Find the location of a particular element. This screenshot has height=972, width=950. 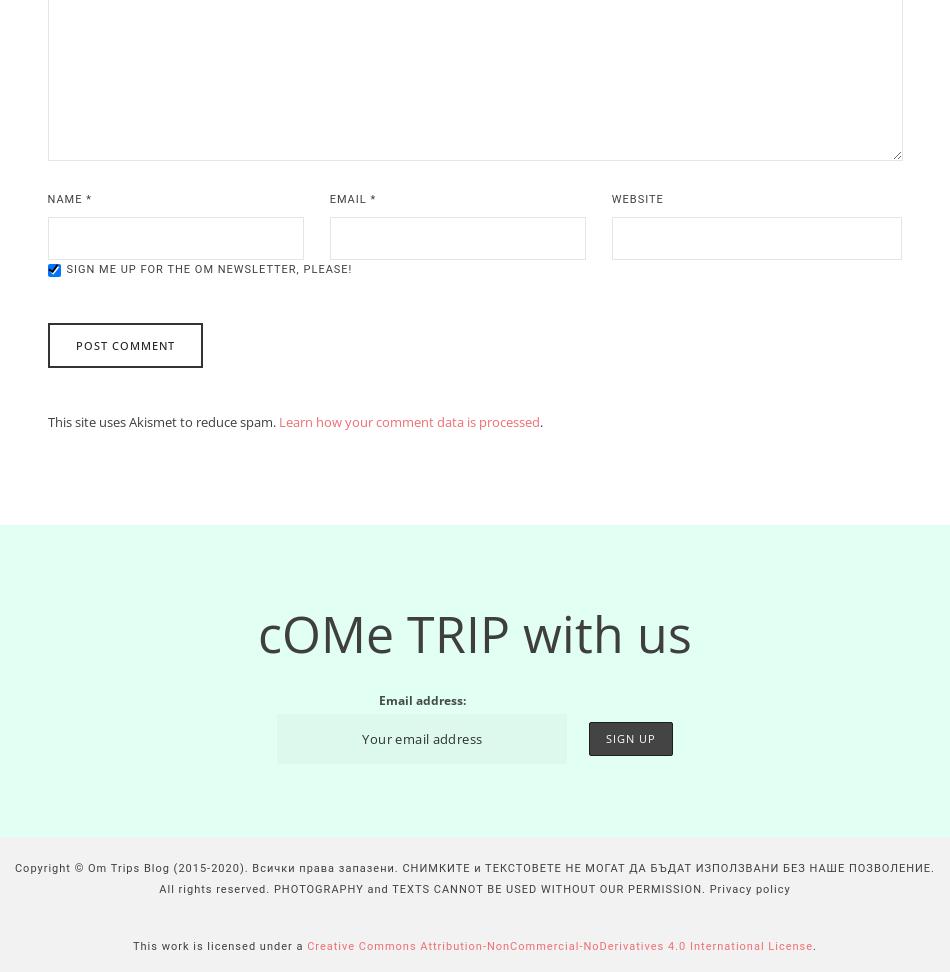

'Sign me up for the om newsletter, please!' is located at coordinates (209, 269).